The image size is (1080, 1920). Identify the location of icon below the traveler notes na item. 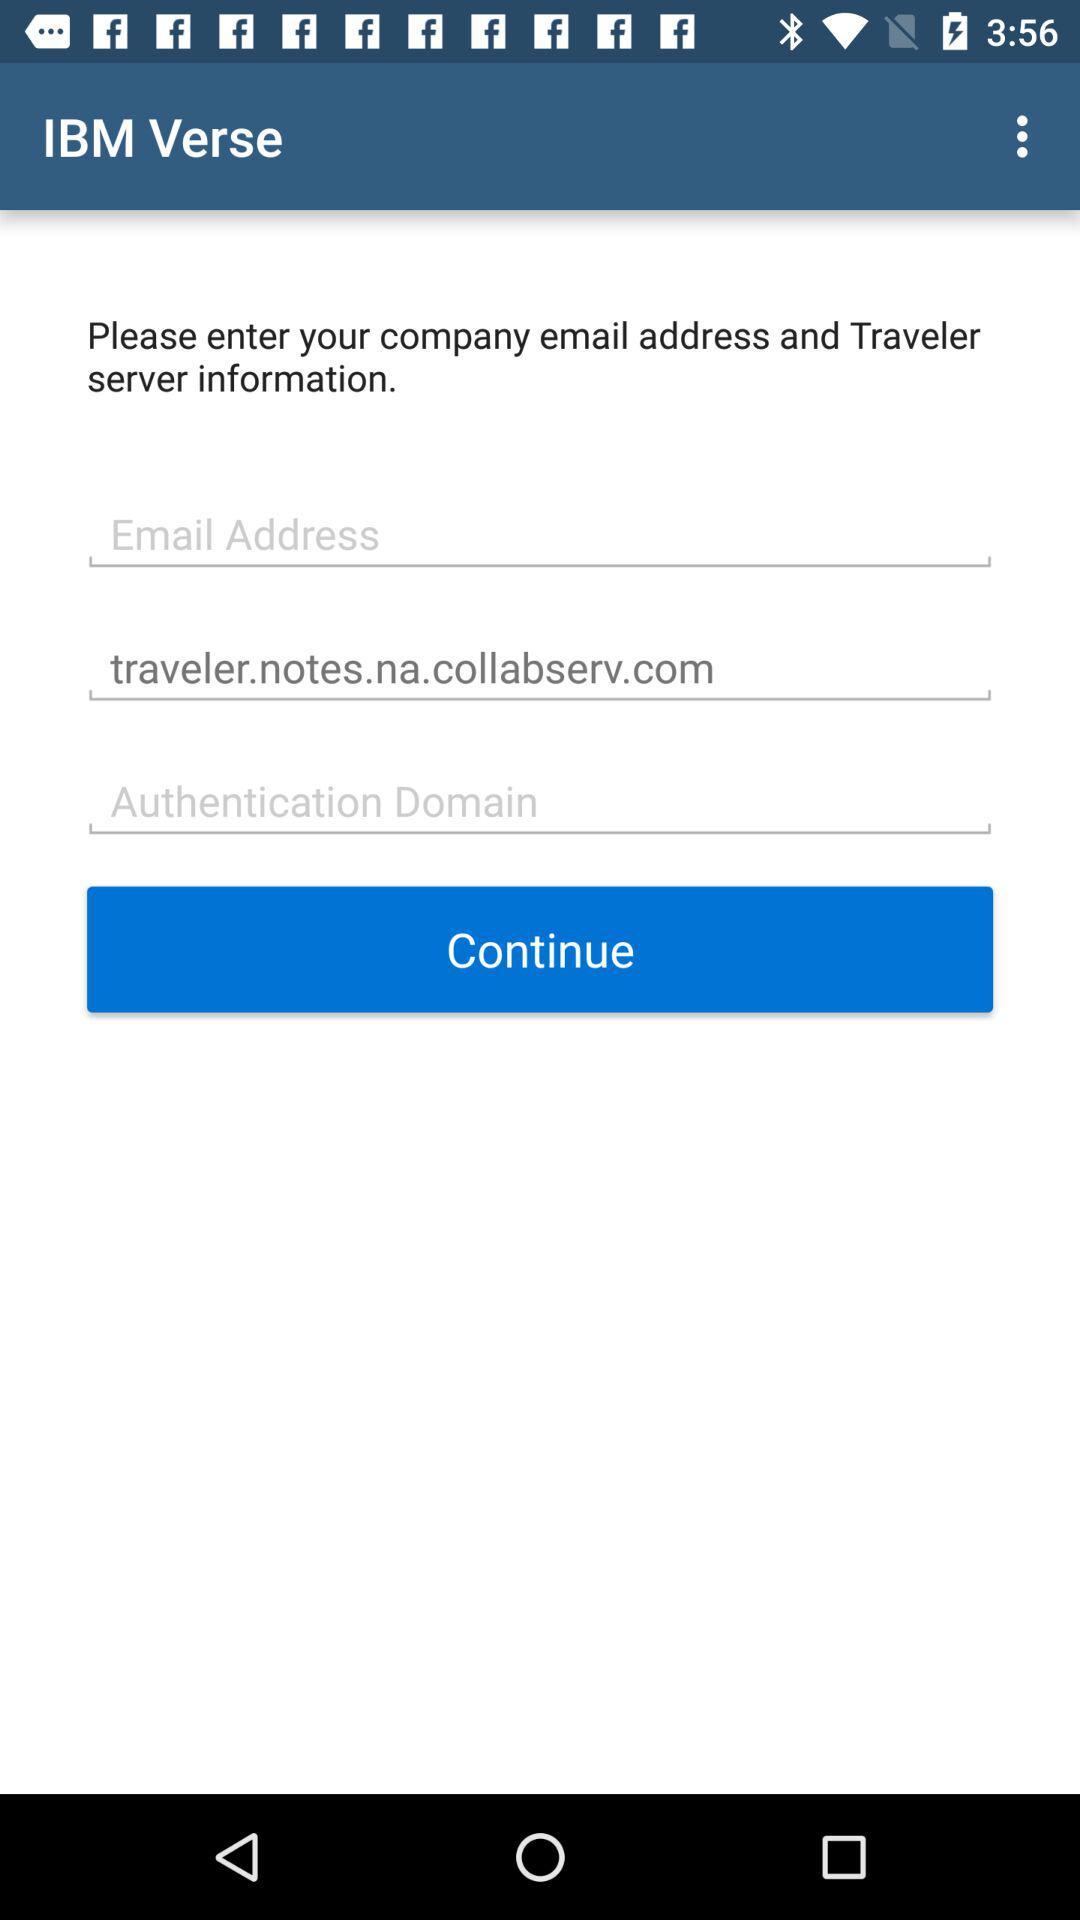
(540, 797).